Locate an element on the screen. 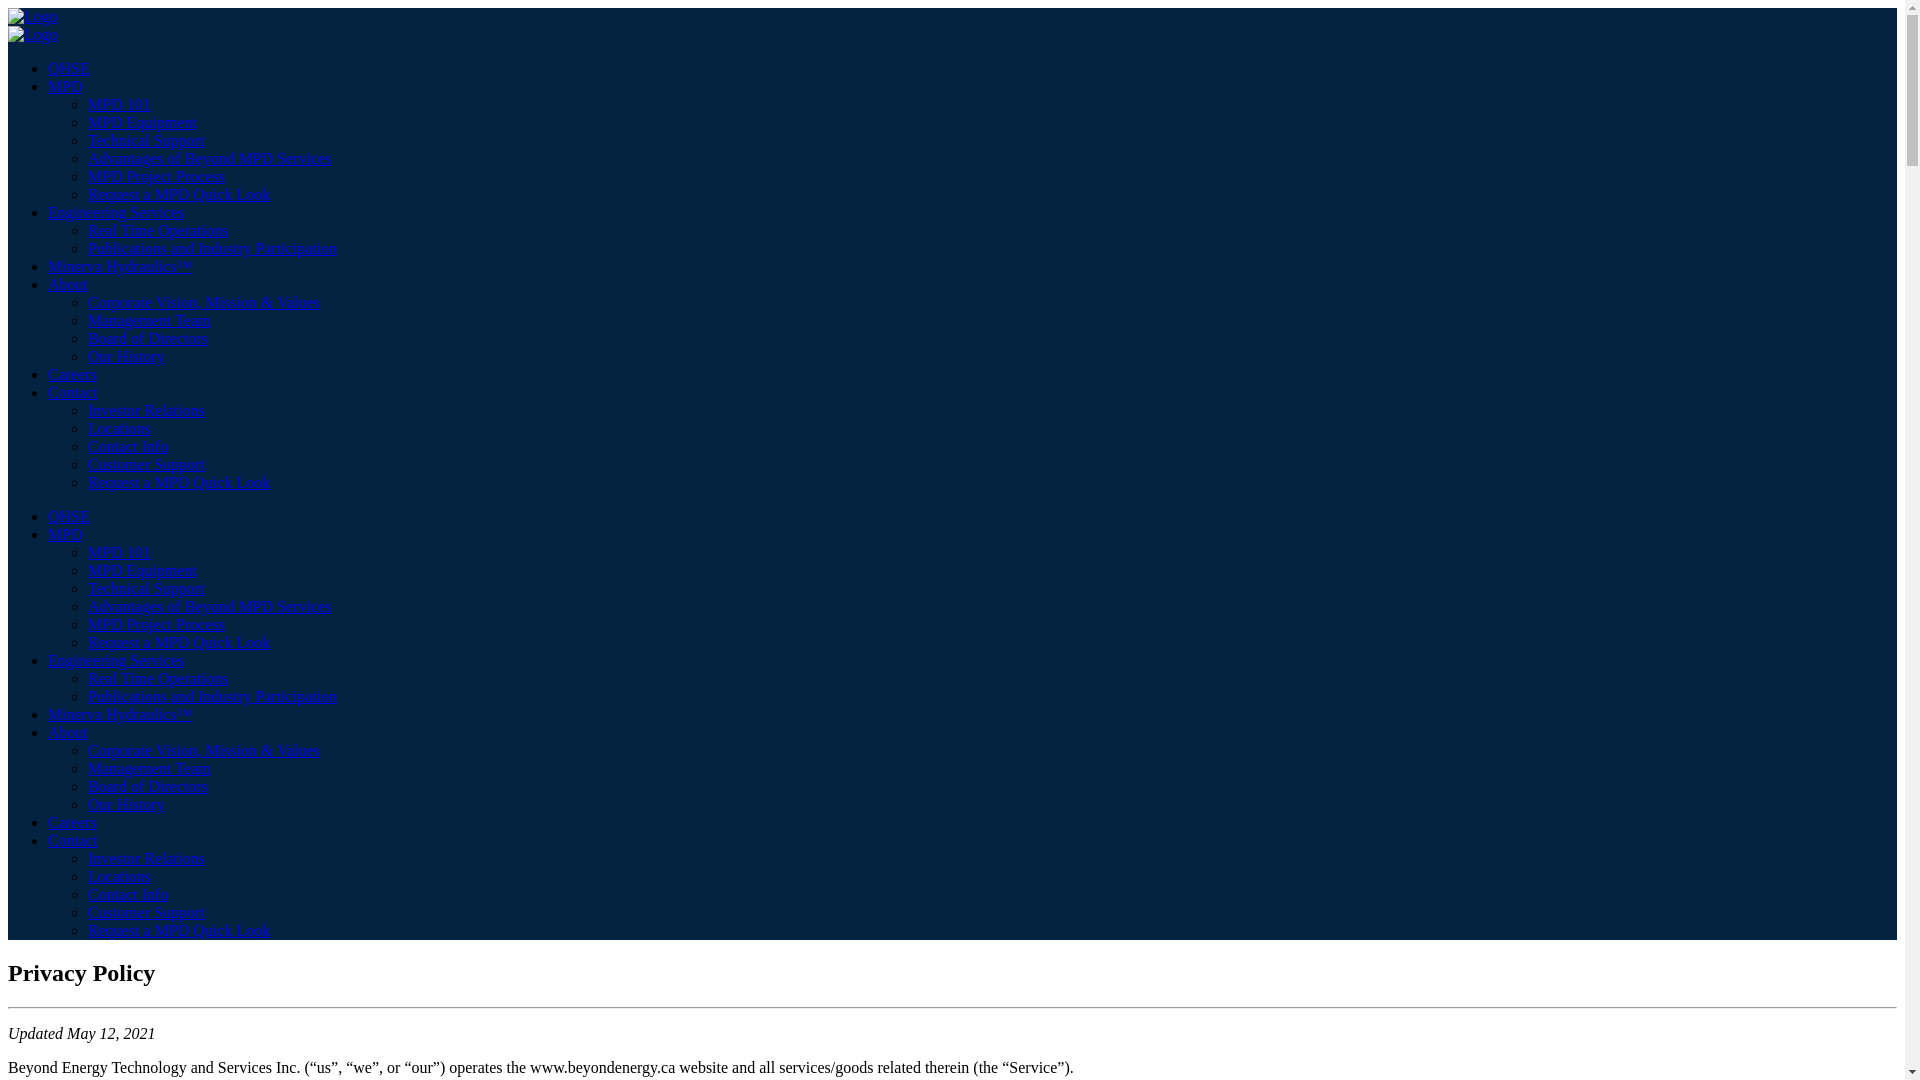 This screenshot has height=1080, width=1920. 'Publications and Industry Participation' is located at coordinates (212, 695).